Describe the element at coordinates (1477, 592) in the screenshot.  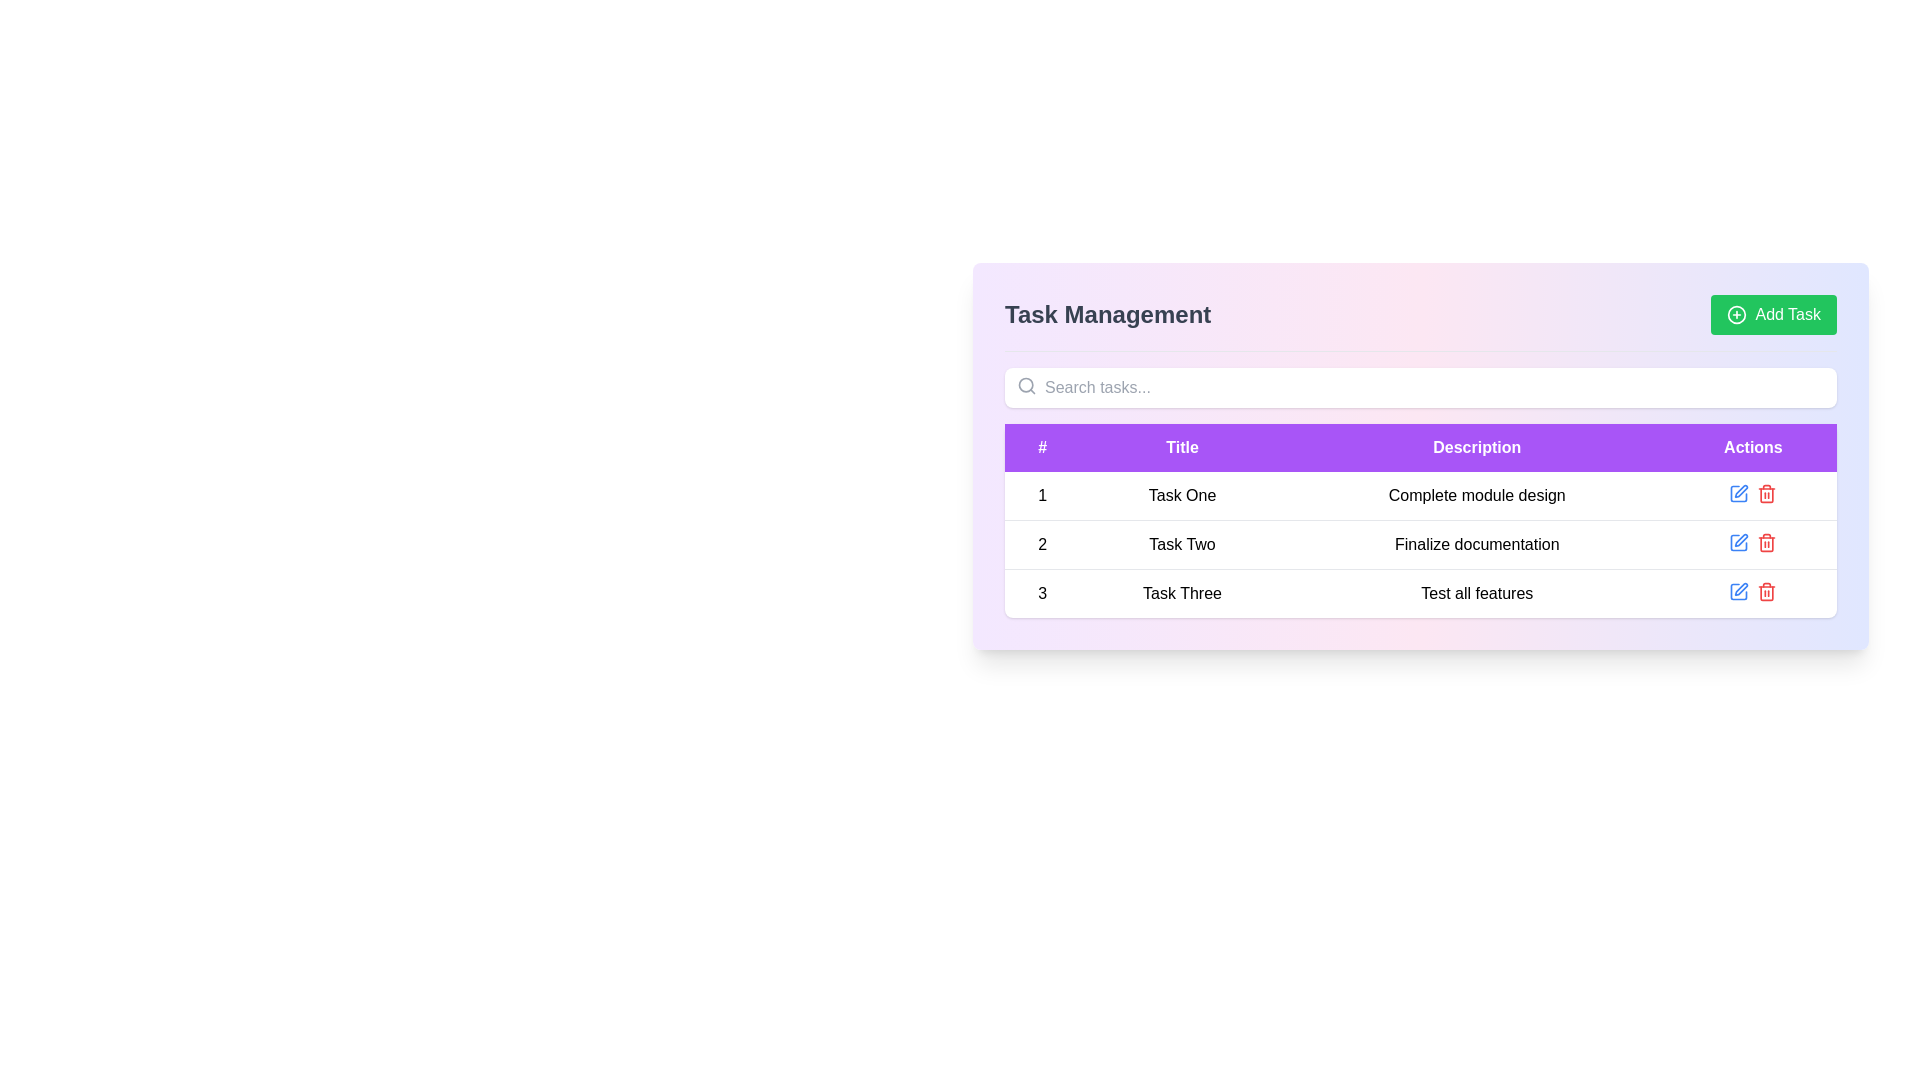
I see `the static text display showing 'Test all features' which is located in the 'Description' column of the task table aligned with 'Task Three' in the 'Title' column` at that location.